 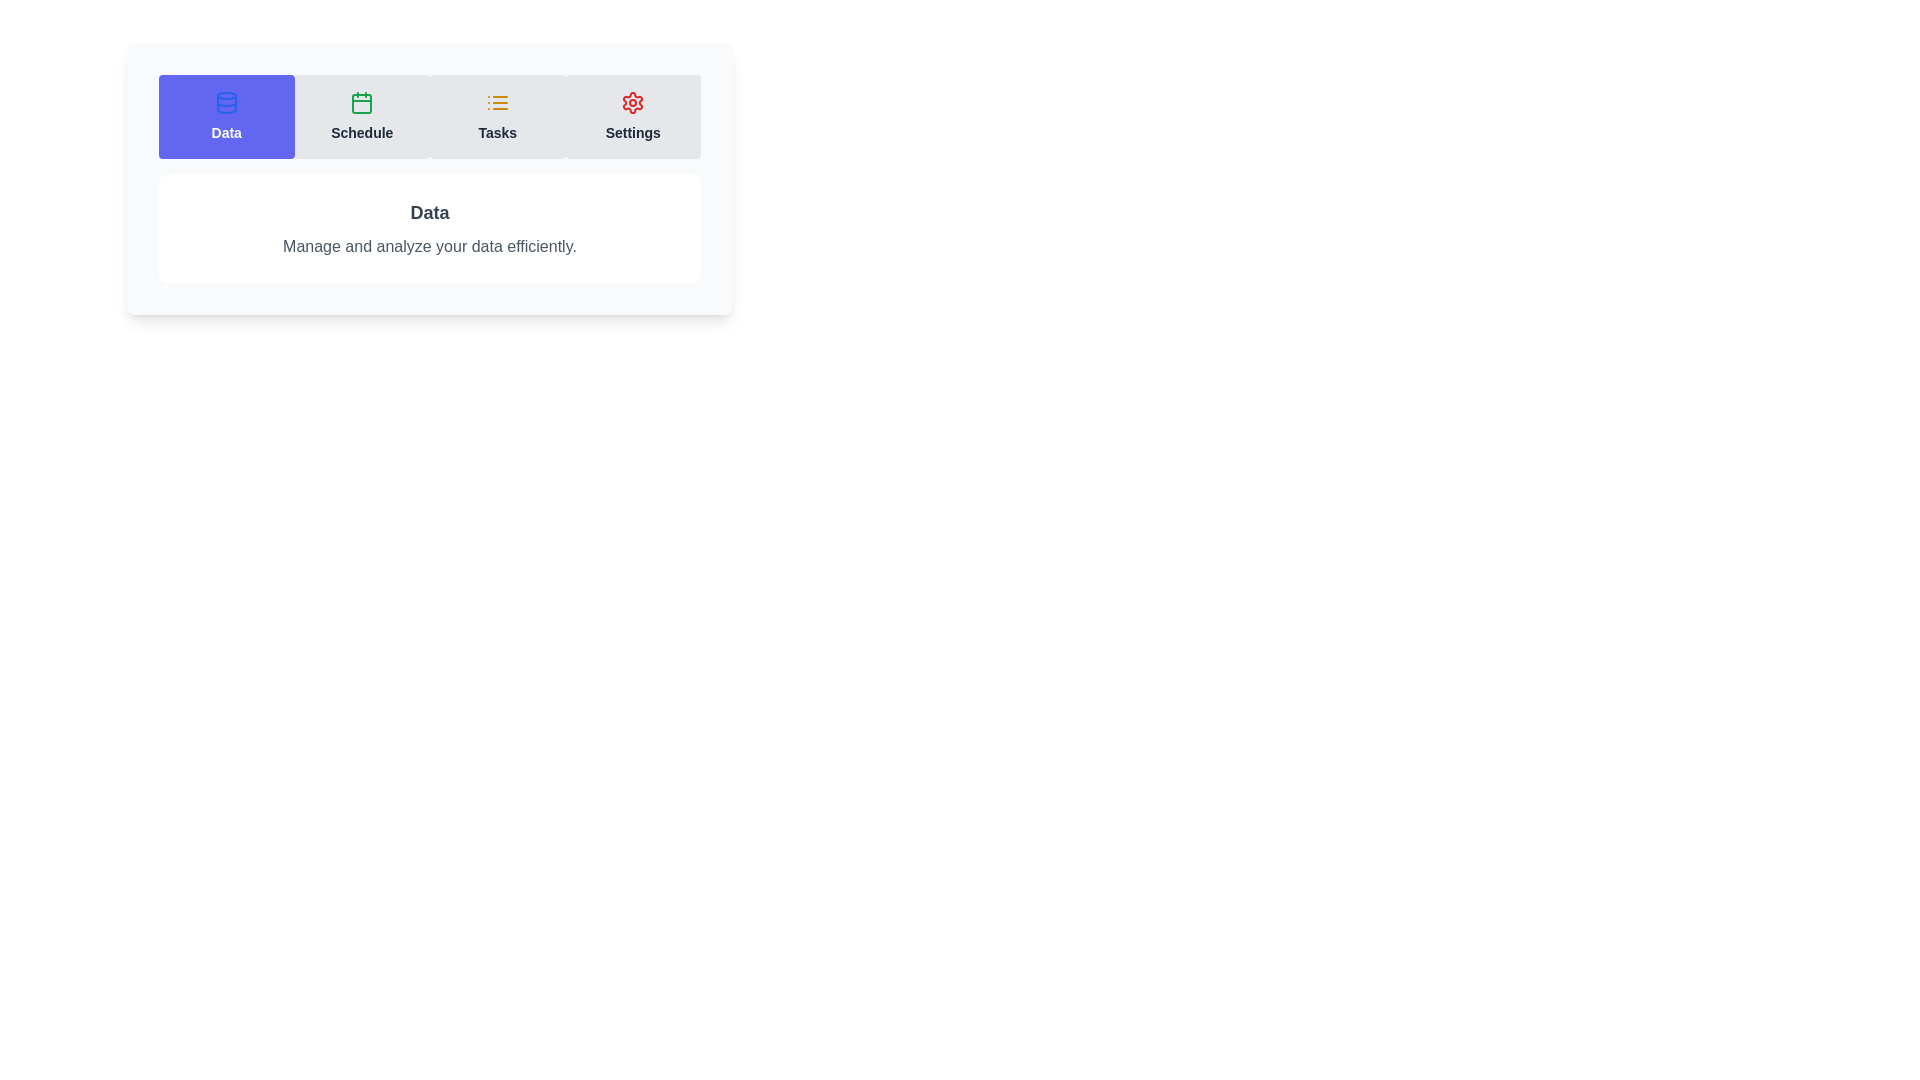 What do you see at coordinates (497, 116) in the screenshot?
I see `the tab labeled Tasks to view its content` at bounding box center [497, 116].